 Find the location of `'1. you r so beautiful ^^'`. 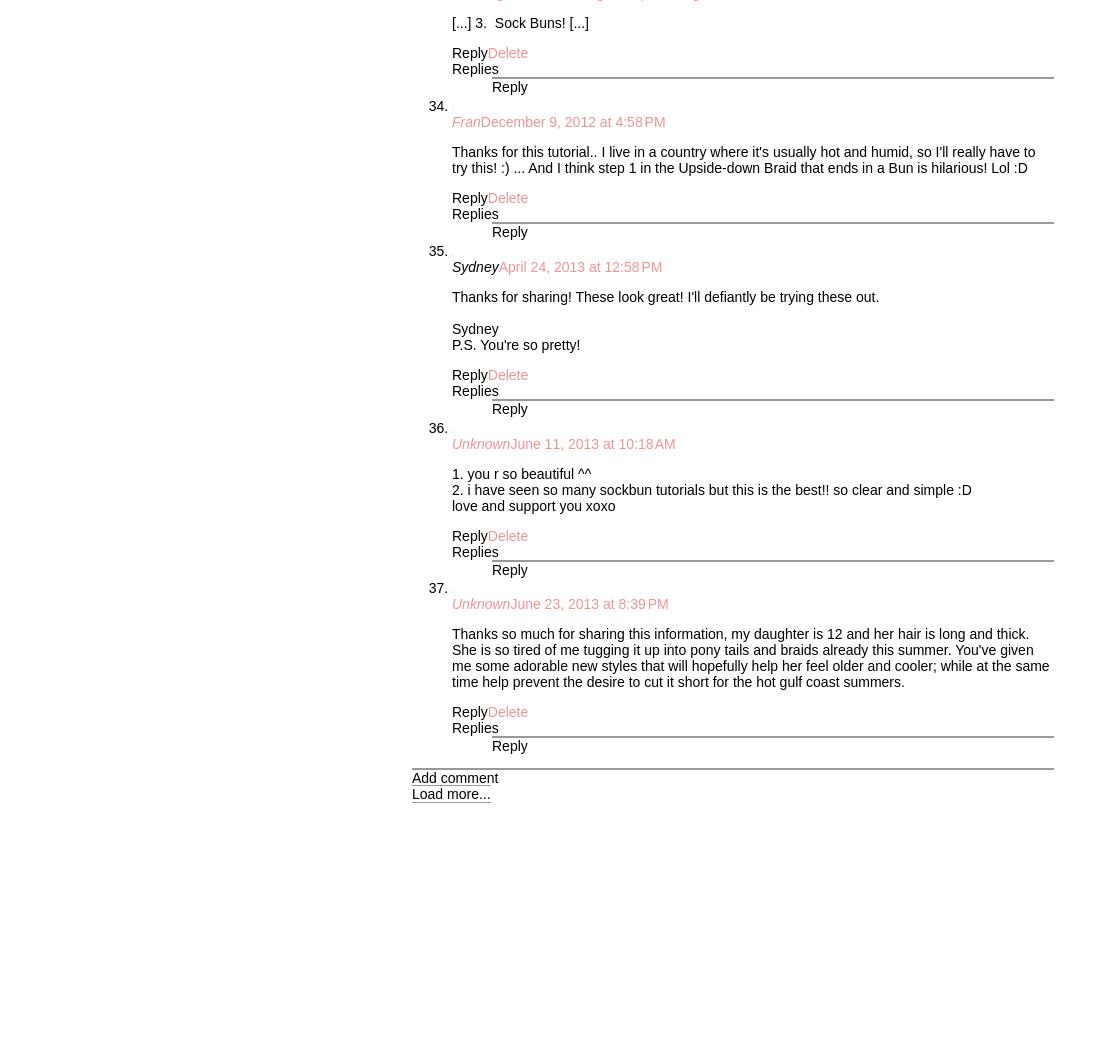

'1. you r so beautiful ^^' is located at coordinates (520, 473).